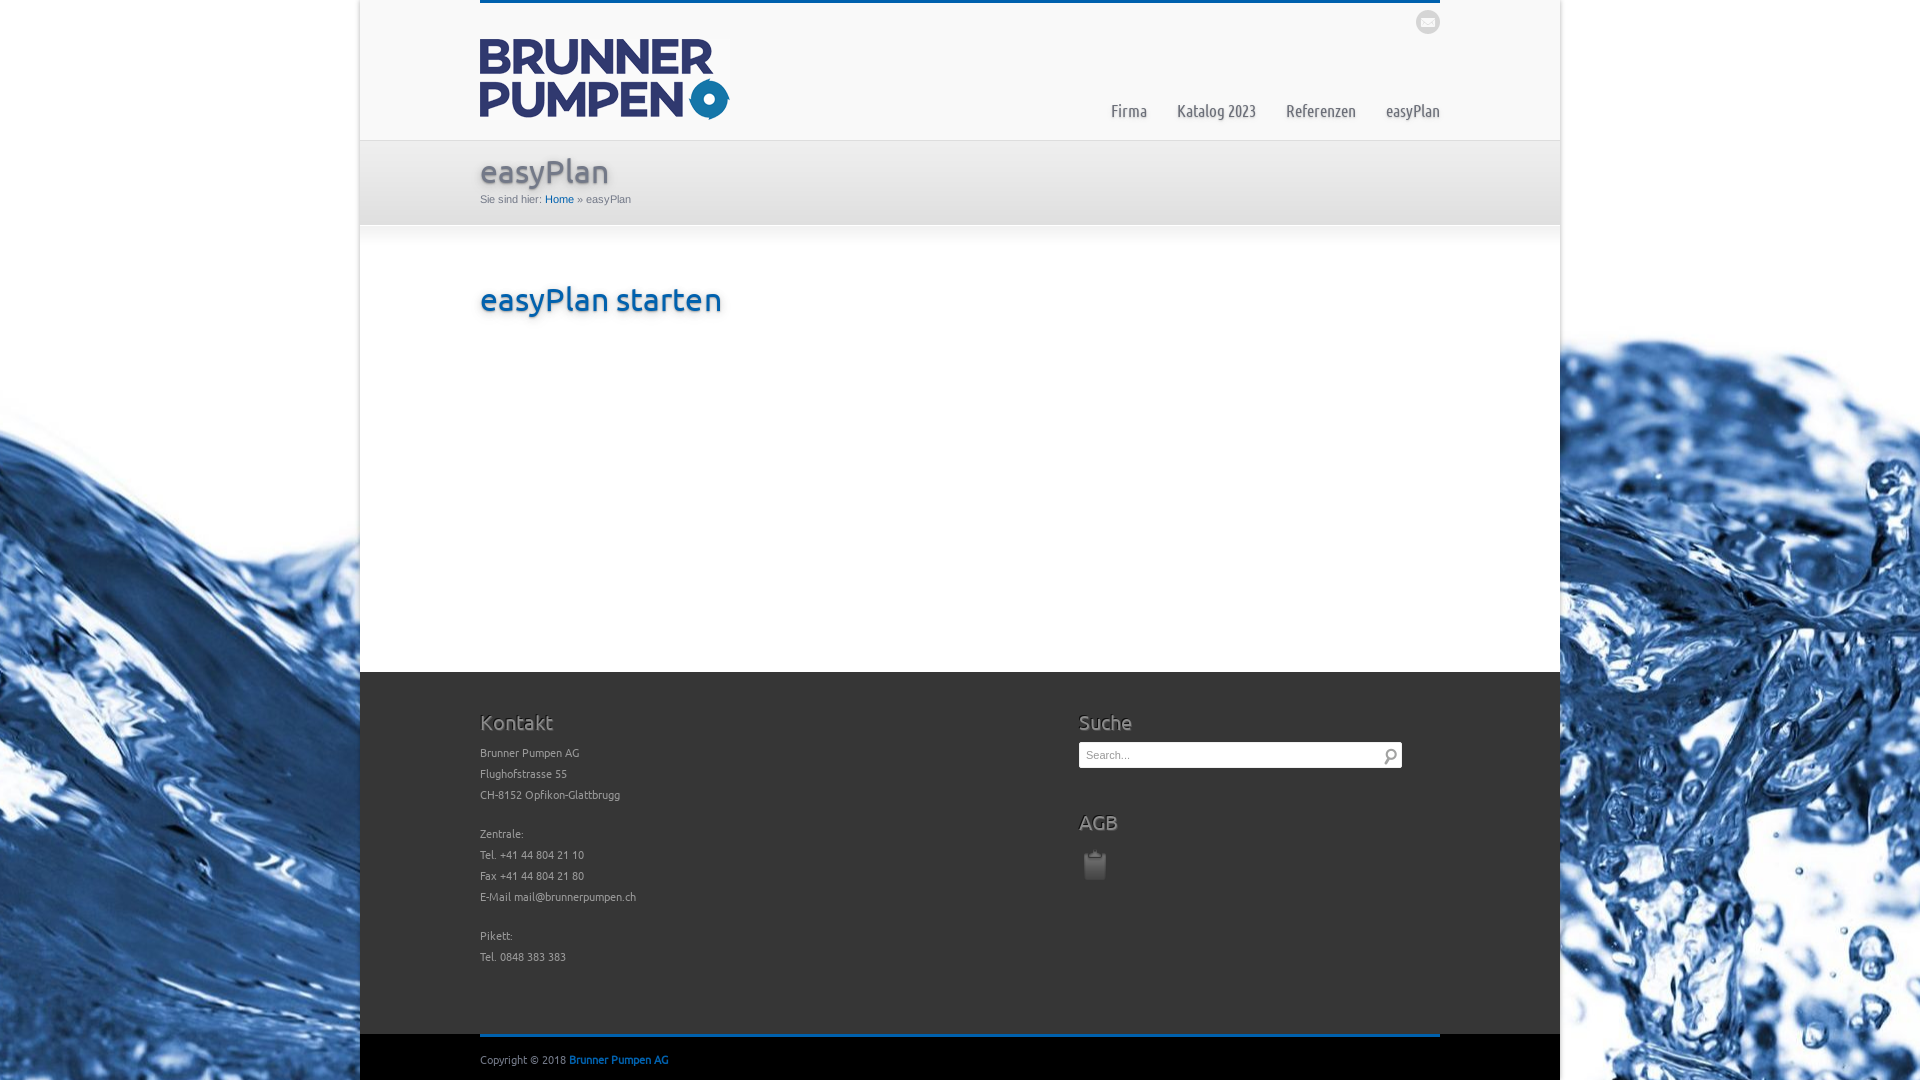 This screenshot has width=1920, height=1080. I want to click on 'Firma', so click(1128, 110).